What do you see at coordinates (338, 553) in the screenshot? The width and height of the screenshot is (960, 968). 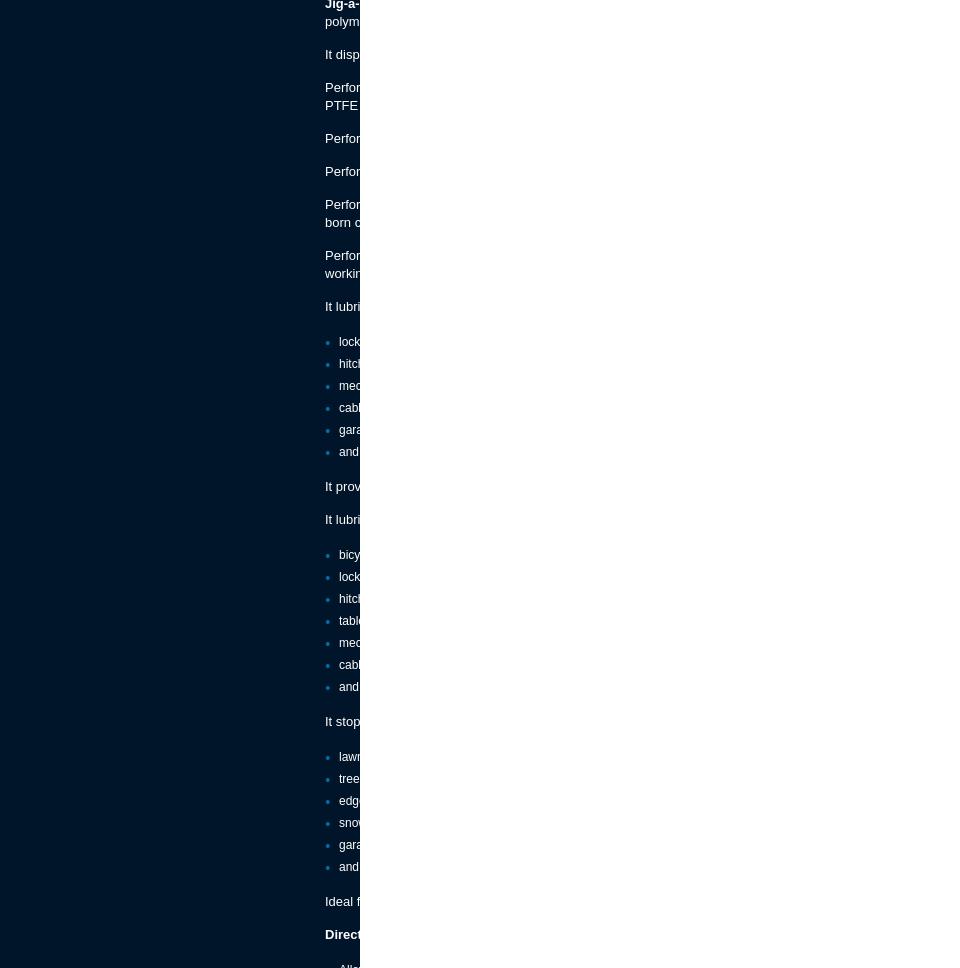 I see `'bicycles'` at bounding box center [338, 553].